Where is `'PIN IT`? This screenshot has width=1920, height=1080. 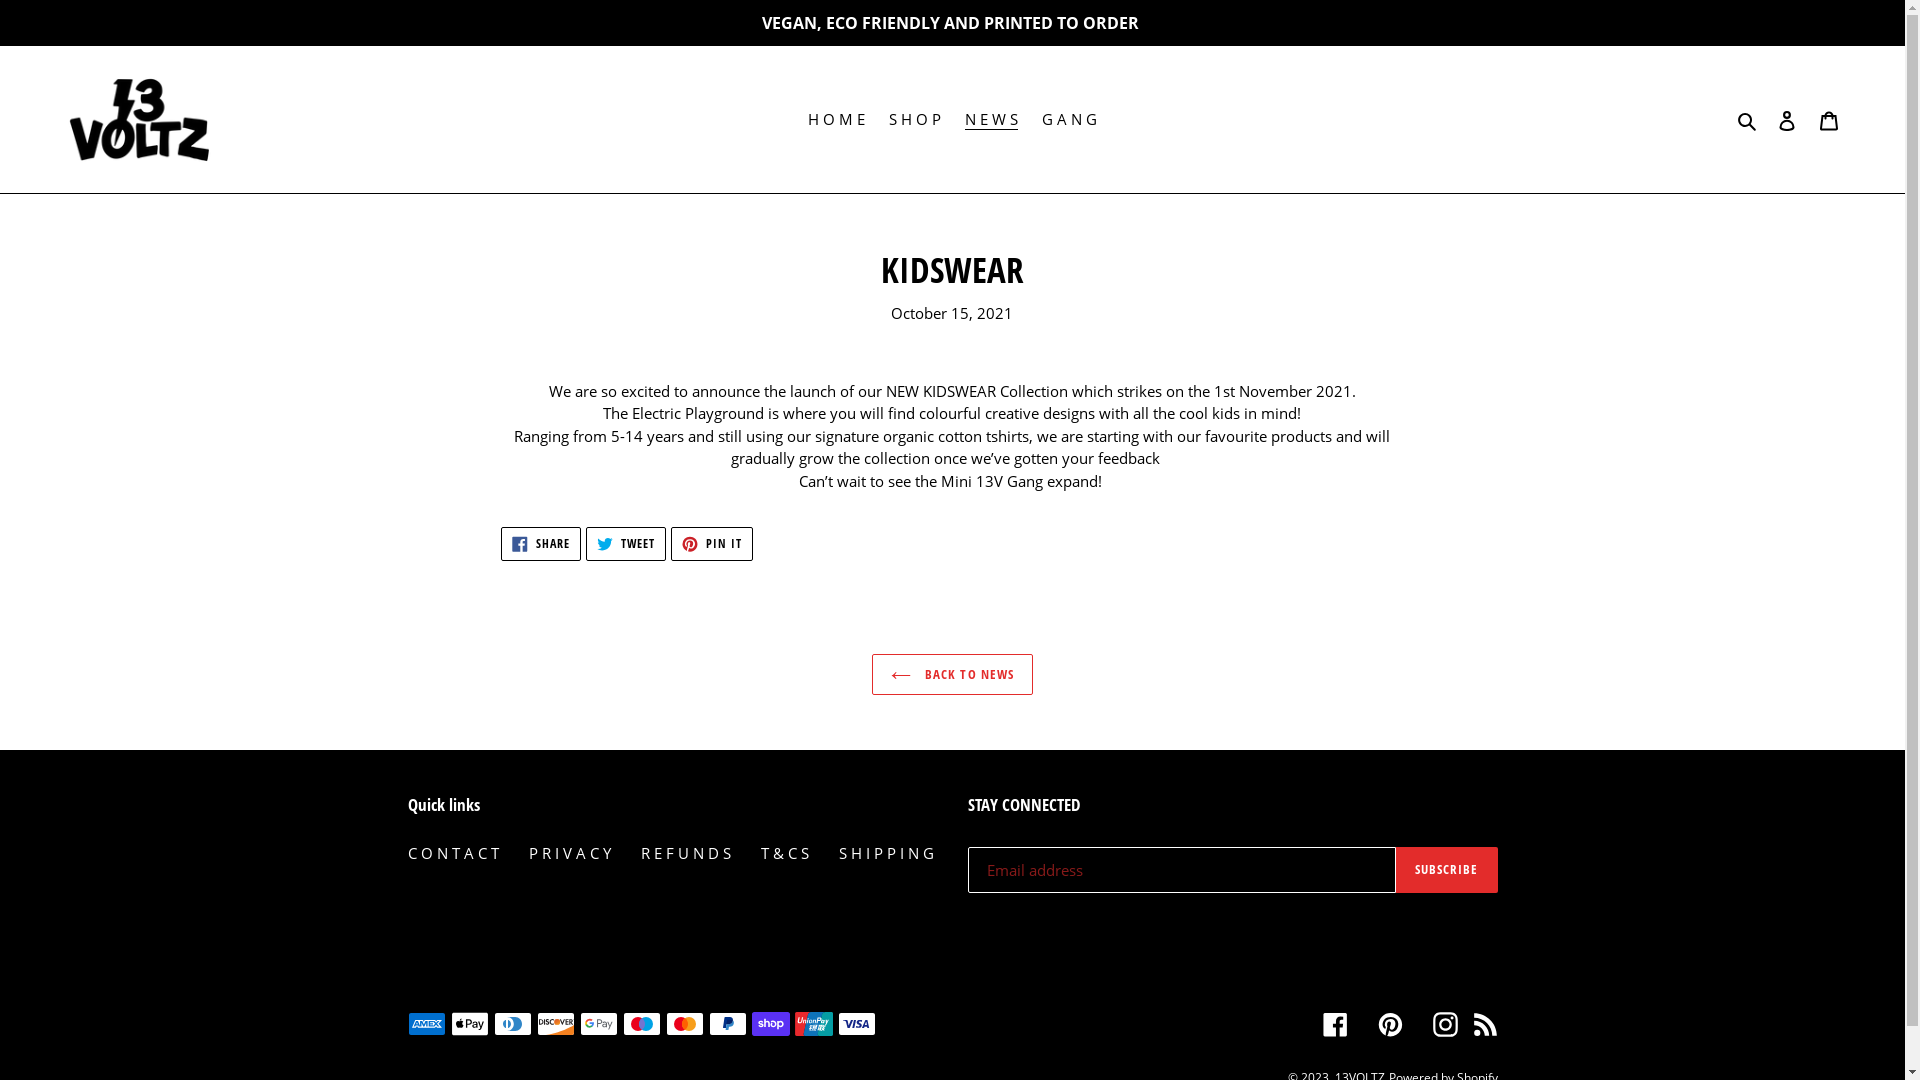 'PIN IT is located at coordinates (711, 543).